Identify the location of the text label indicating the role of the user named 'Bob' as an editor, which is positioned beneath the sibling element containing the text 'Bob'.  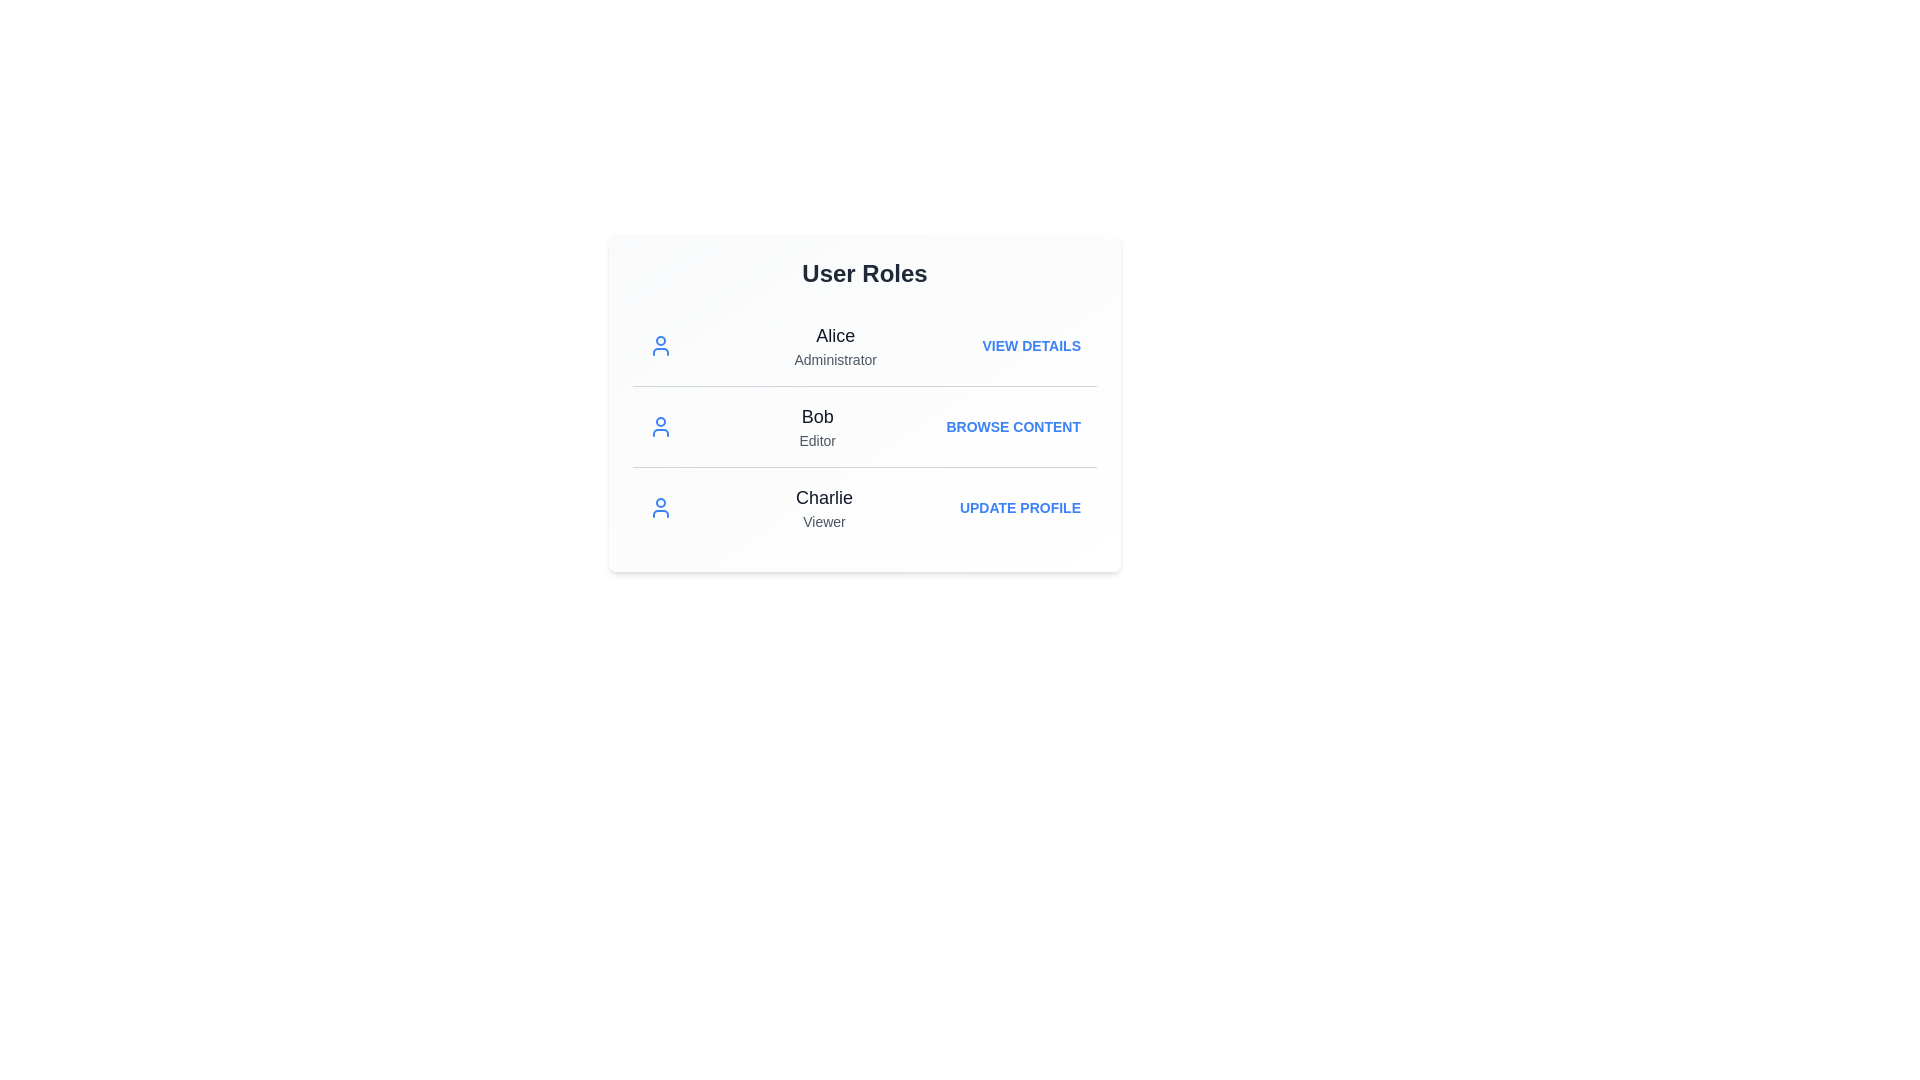
(817, 439).